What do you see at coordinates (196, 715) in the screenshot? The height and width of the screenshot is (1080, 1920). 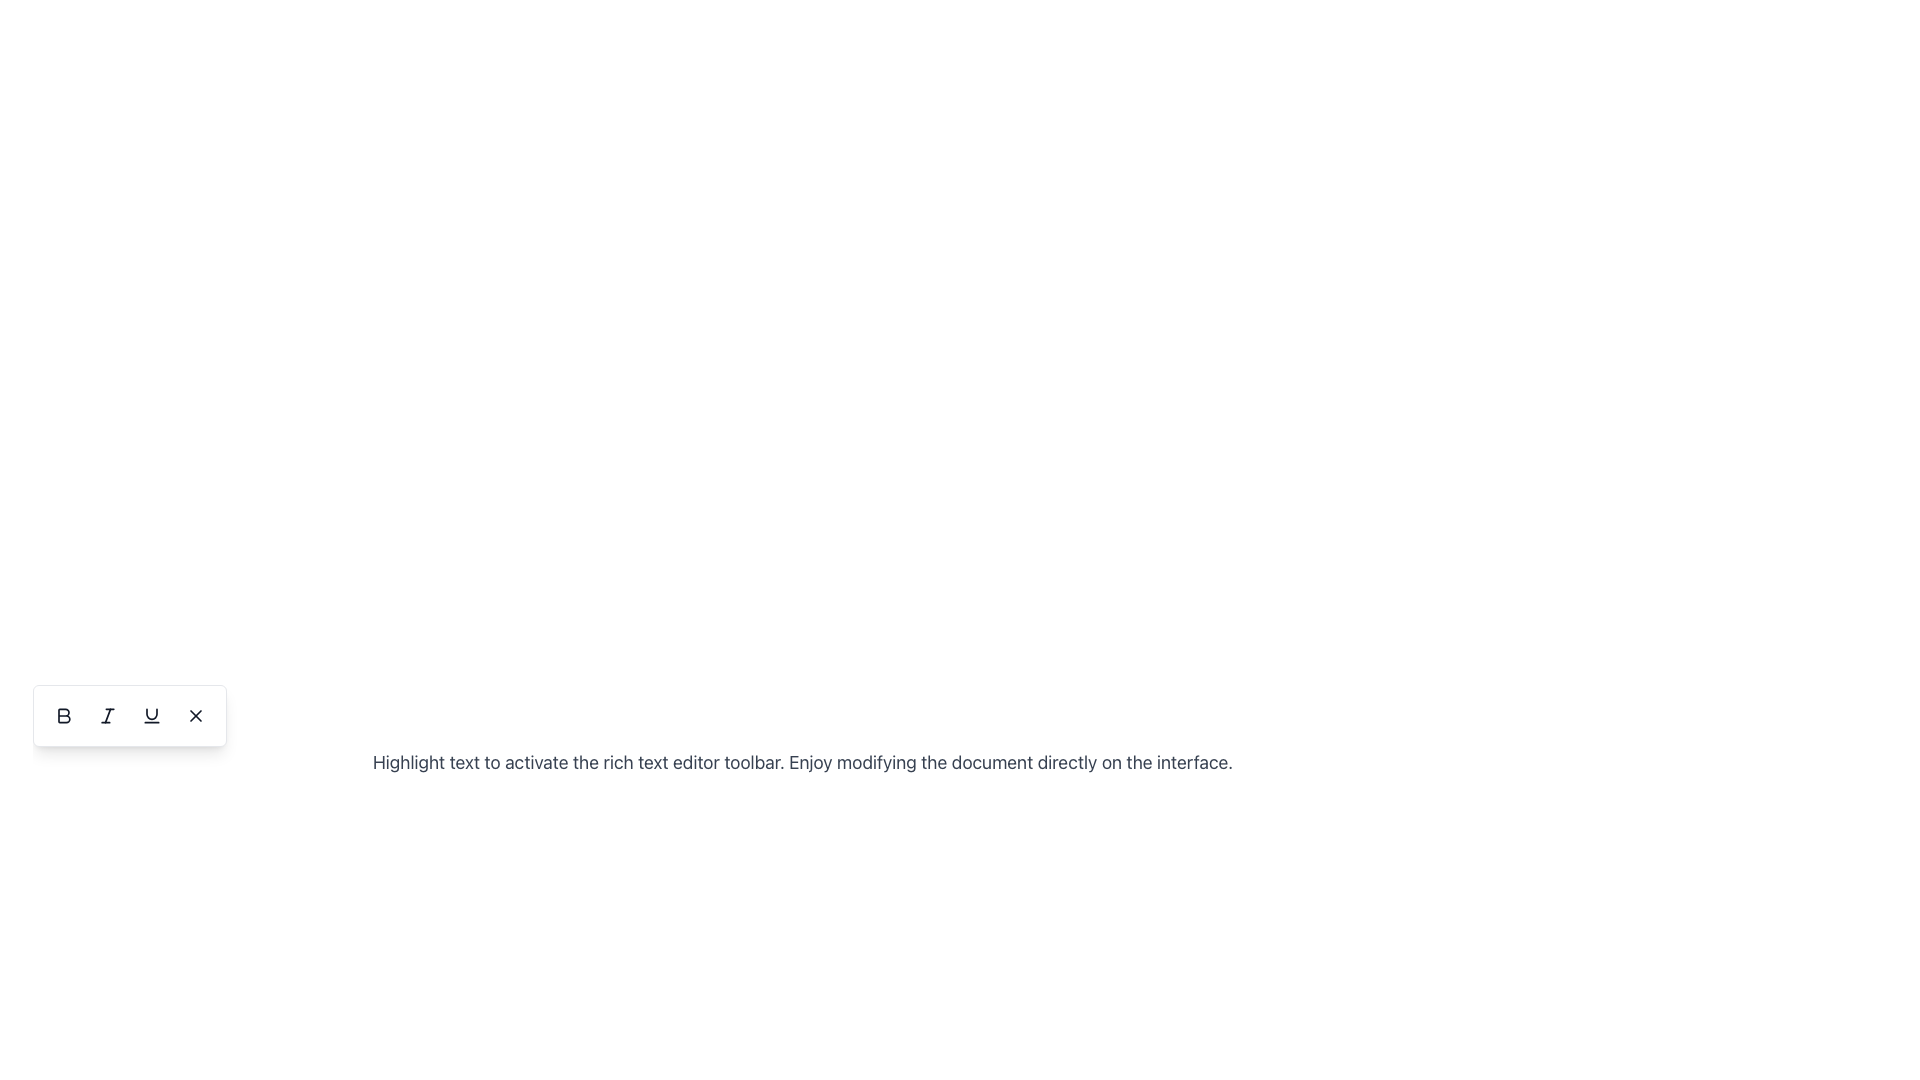 I see `the circular button with an 'X' icon` at bounding box center [196, 715].